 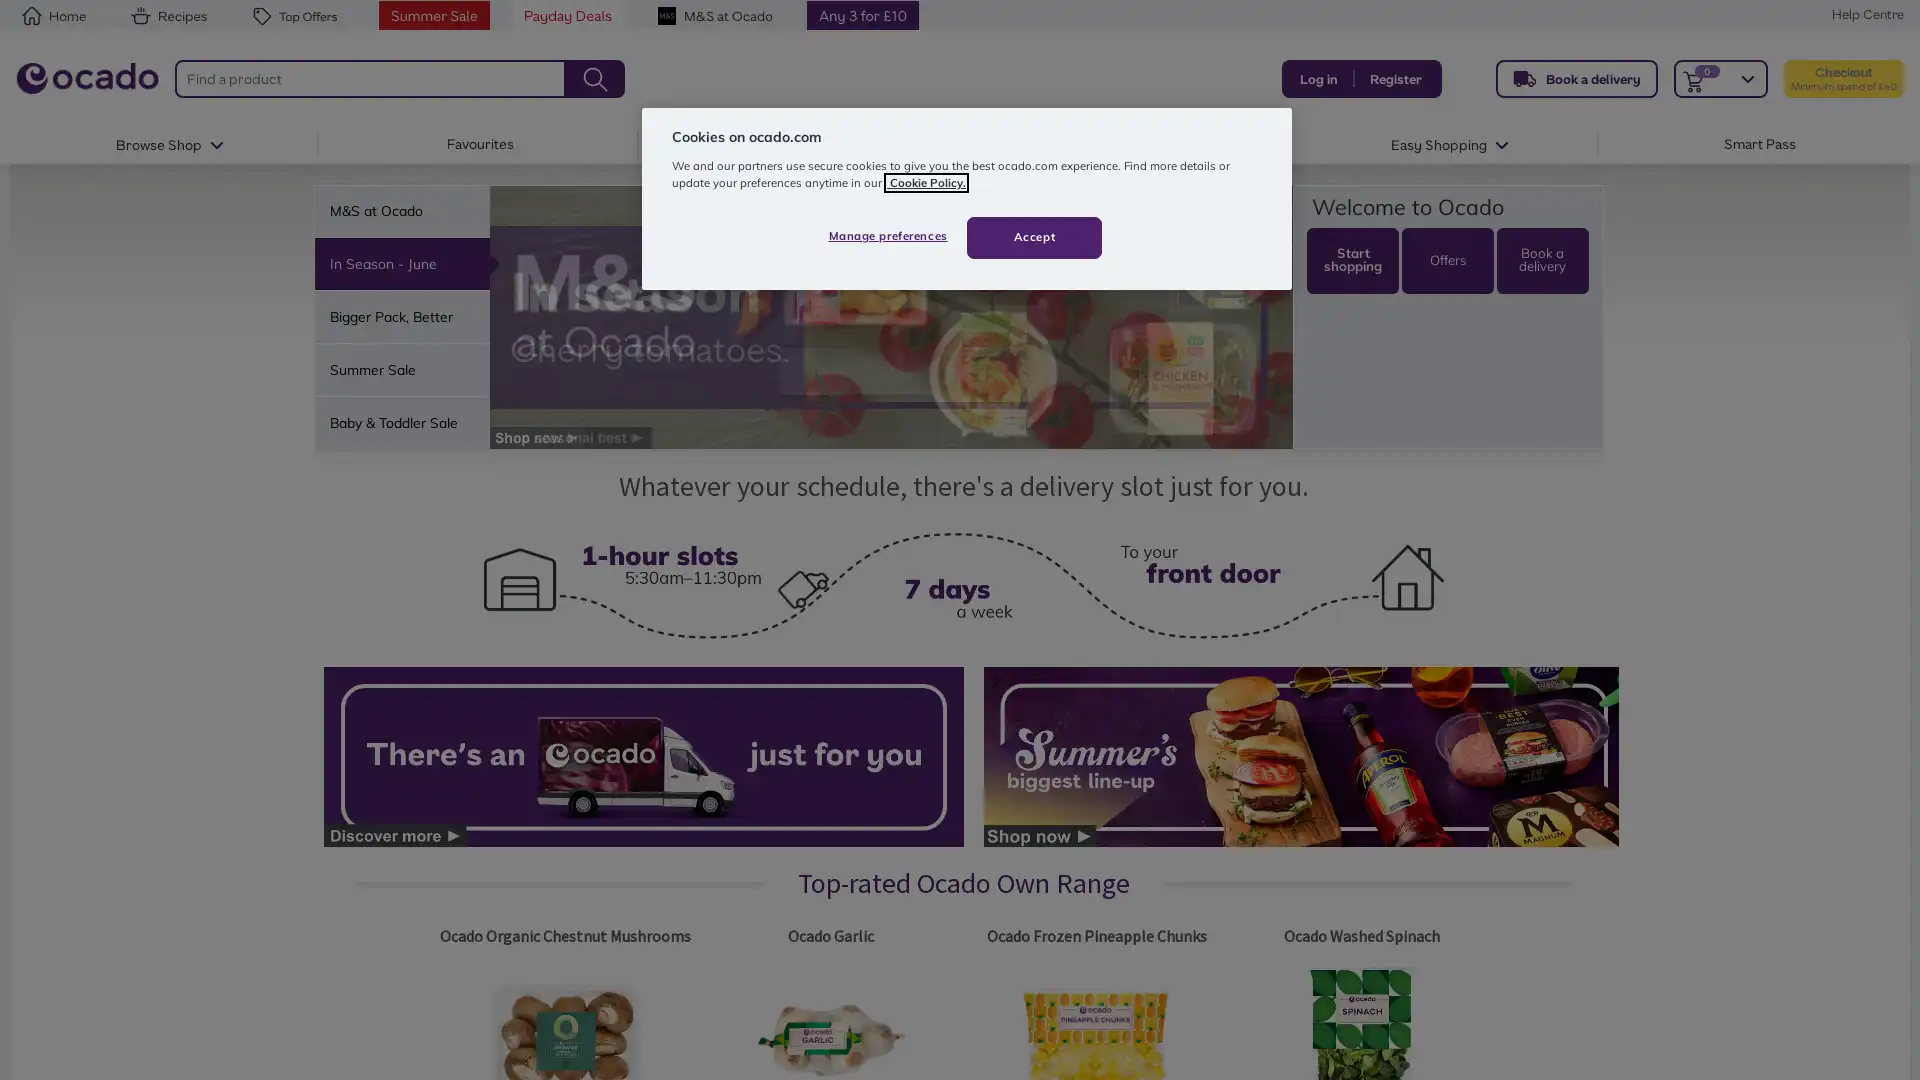 What do you see at coordinates (1034, 235) in the screenshot?
I see `Accept` at bounding box center [1034, 235].